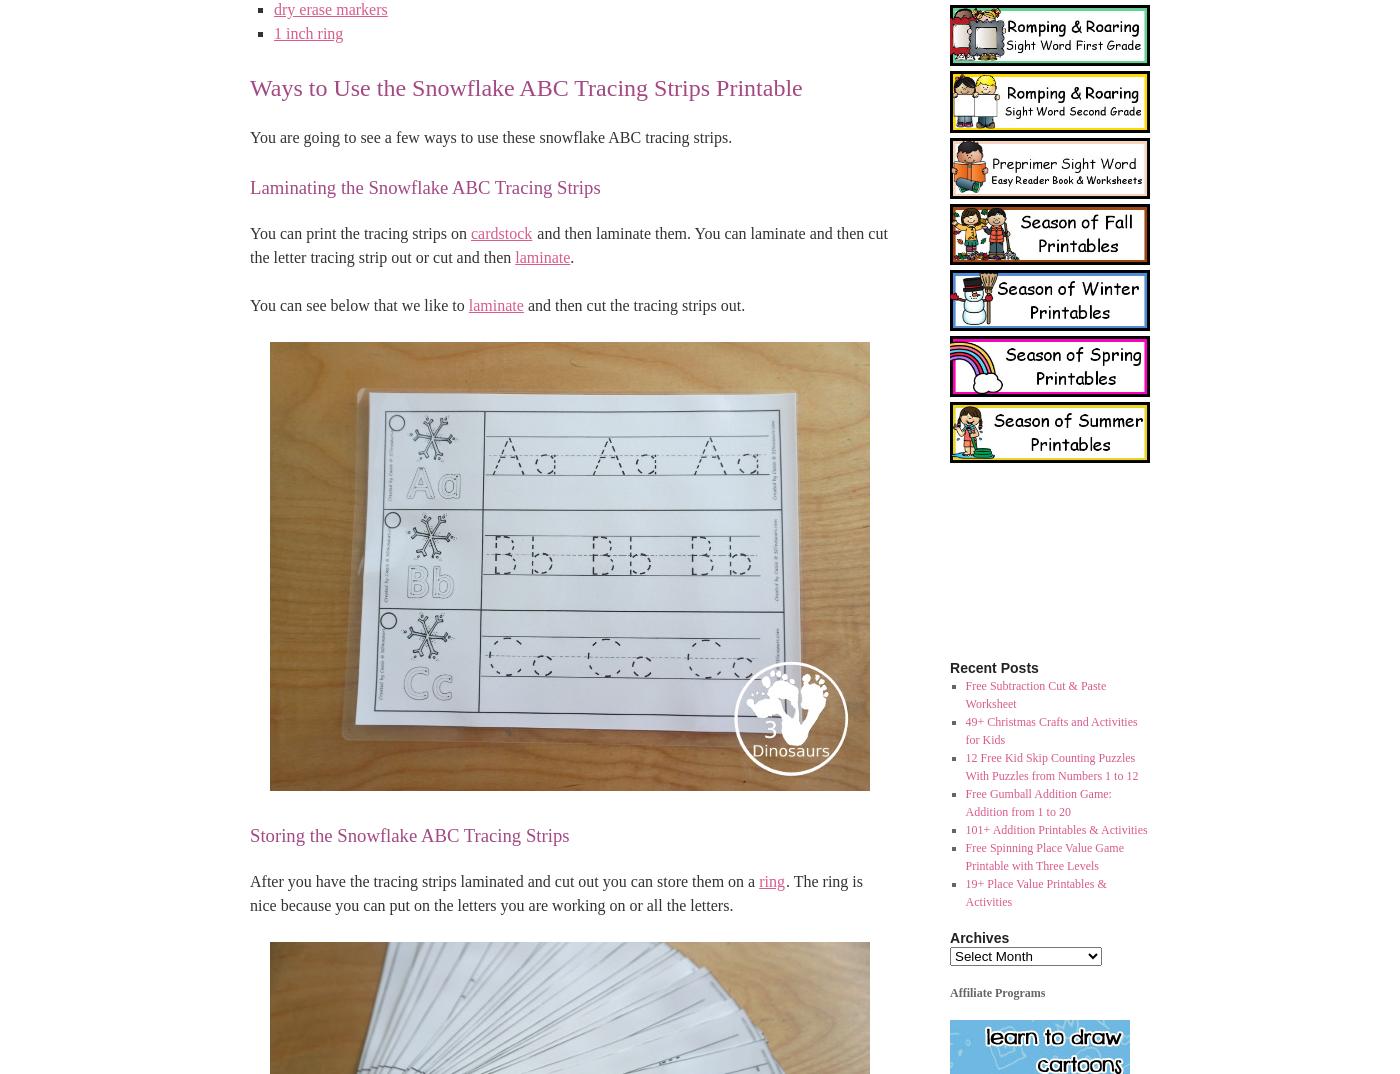 The image size is (1400, 1074). Describe the element at coordinates (330, 8) in the screenshot. I see `'dry erase markers'` at that location.